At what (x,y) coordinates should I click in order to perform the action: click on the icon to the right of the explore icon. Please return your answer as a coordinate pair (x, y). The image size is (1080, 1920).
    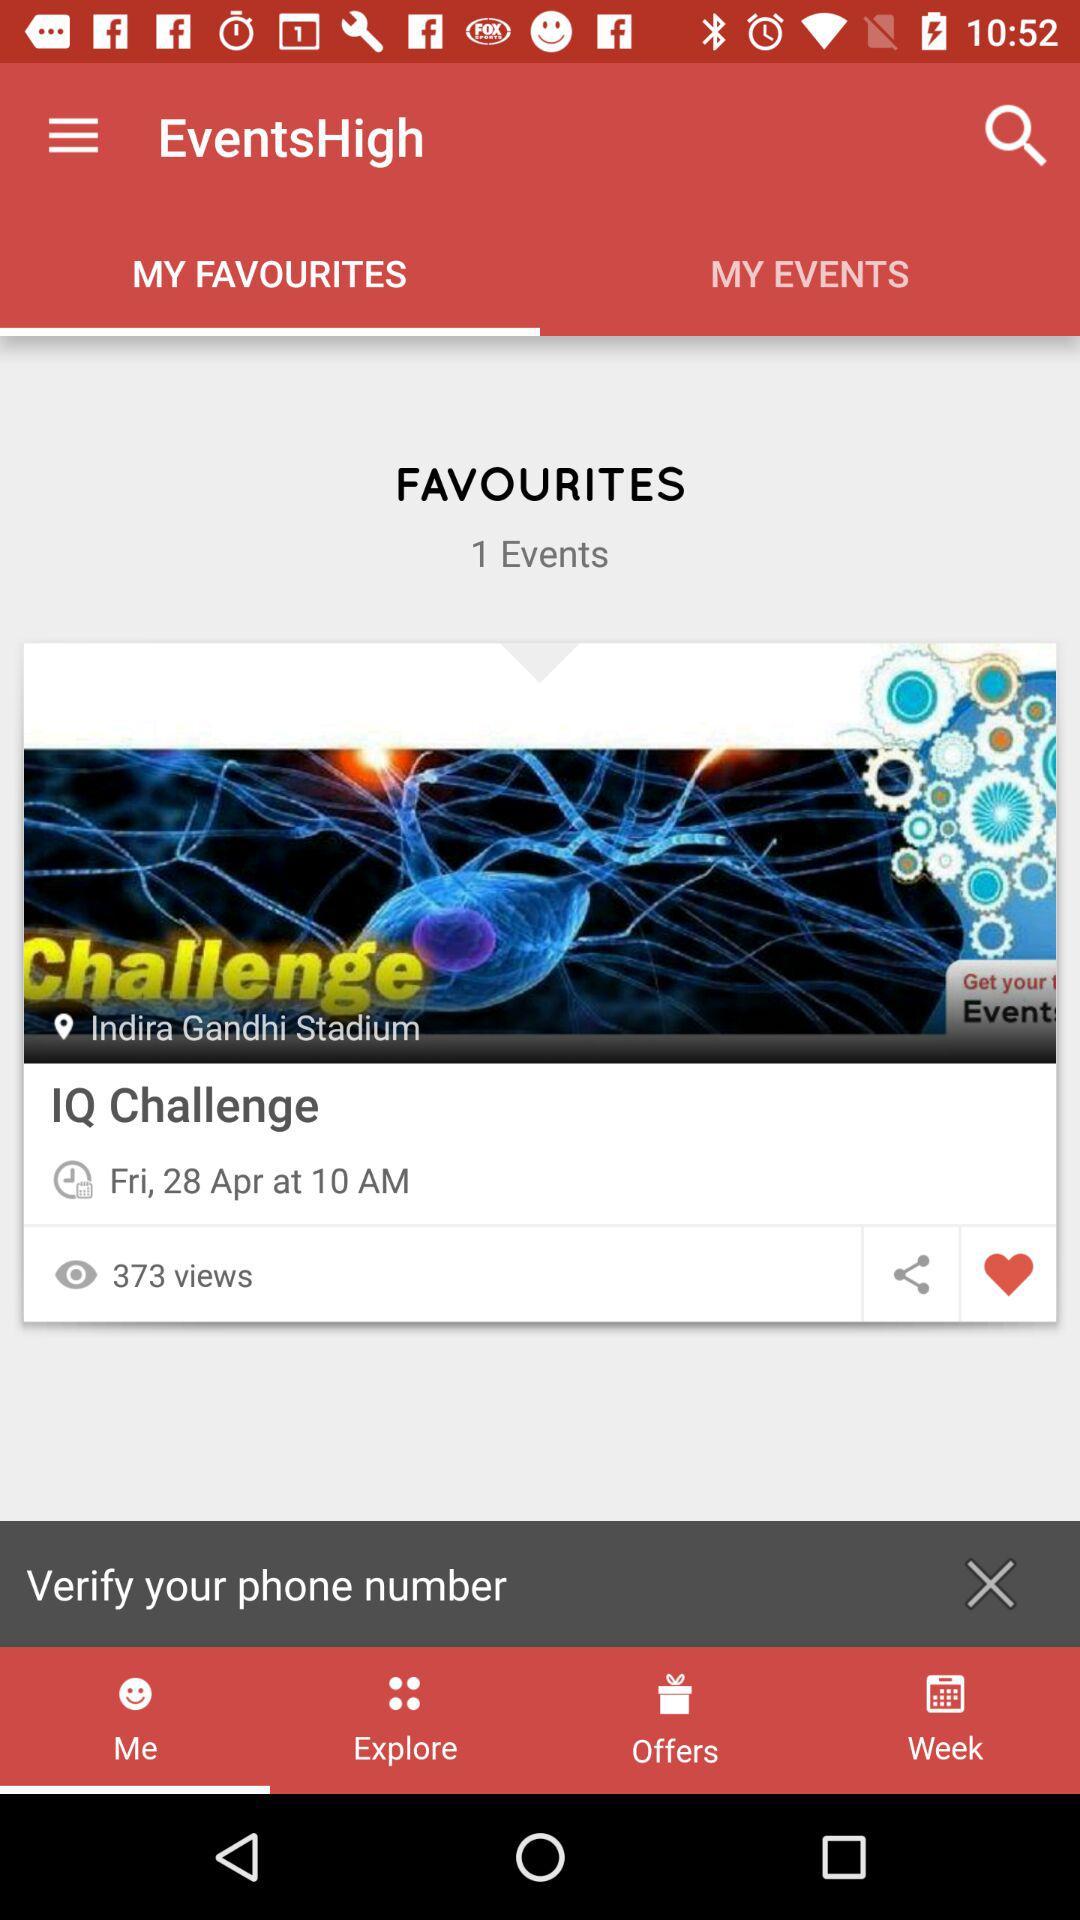
    Looking at the image, I should click on (675, 1719).